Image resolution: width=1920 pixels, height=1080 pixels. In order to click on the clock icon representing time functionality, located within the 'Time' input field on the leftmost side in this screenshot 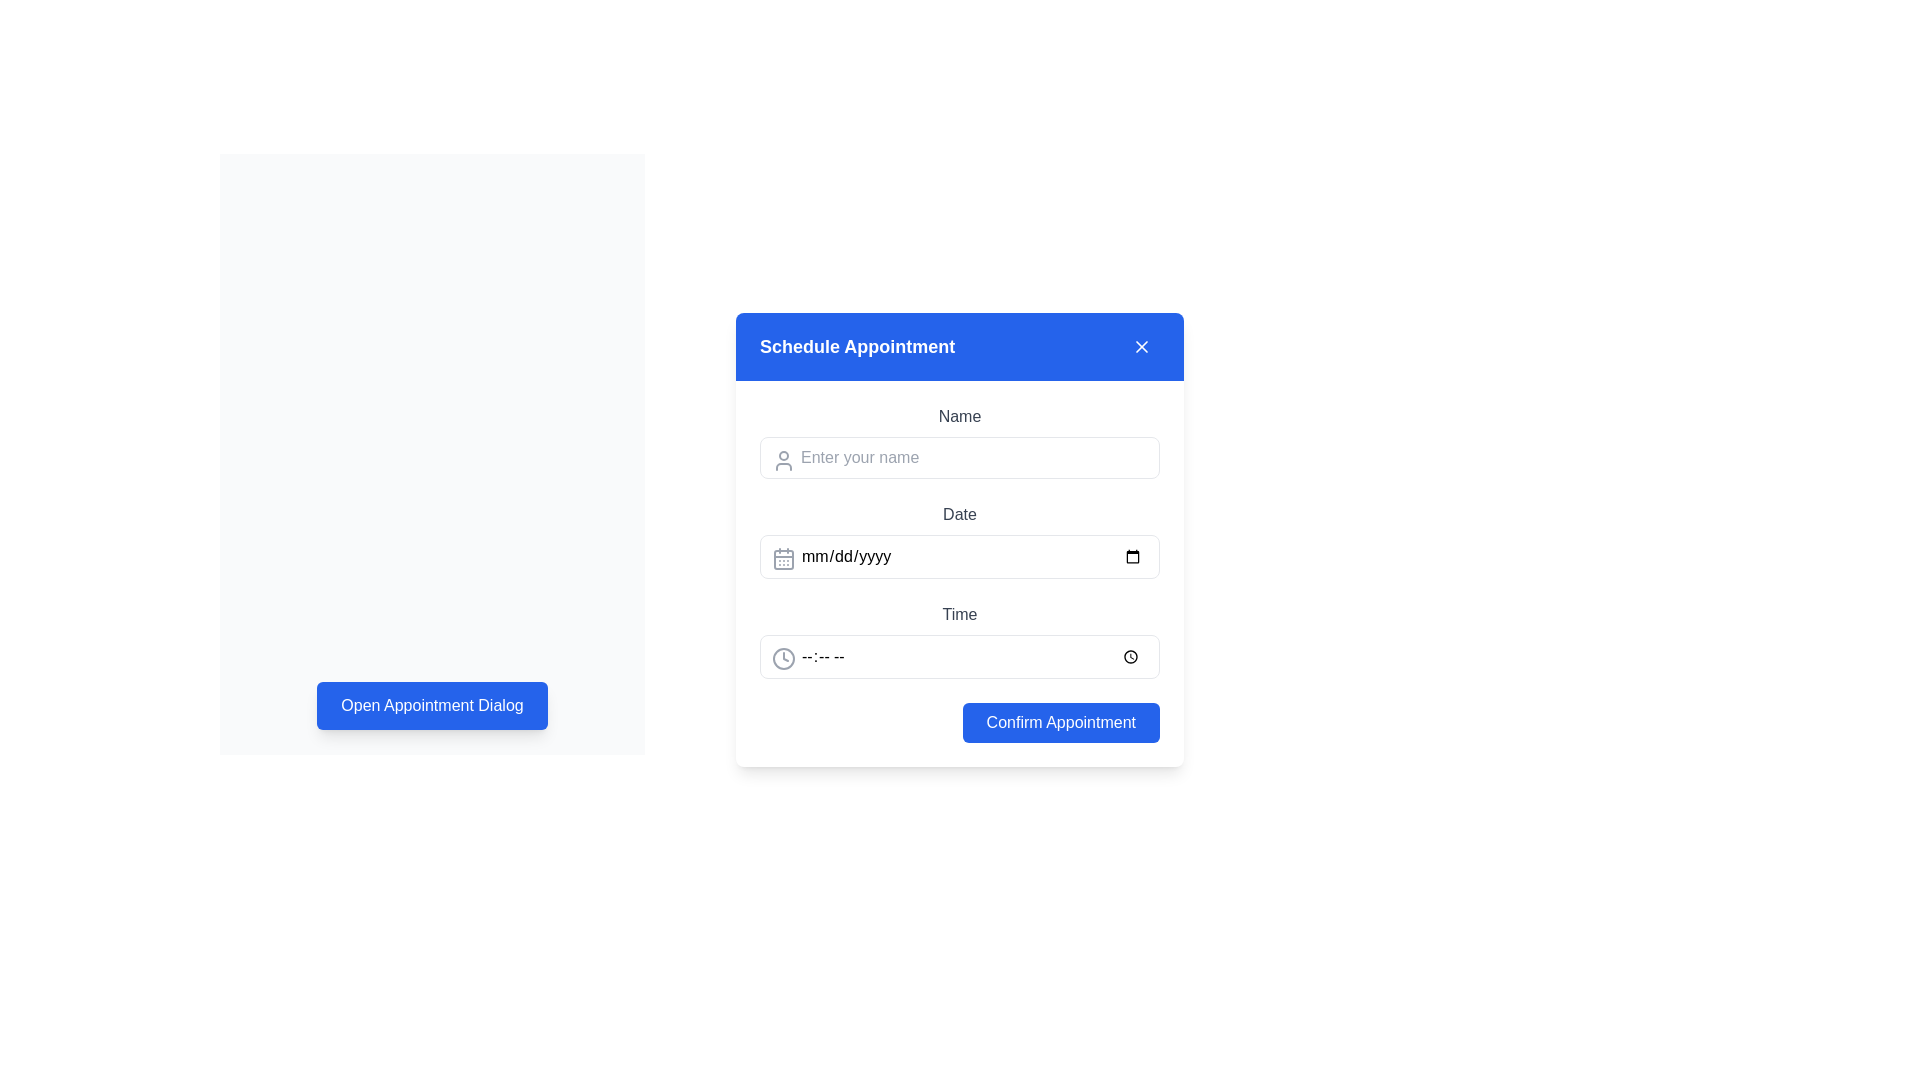, I will do `click(782, 659)`.